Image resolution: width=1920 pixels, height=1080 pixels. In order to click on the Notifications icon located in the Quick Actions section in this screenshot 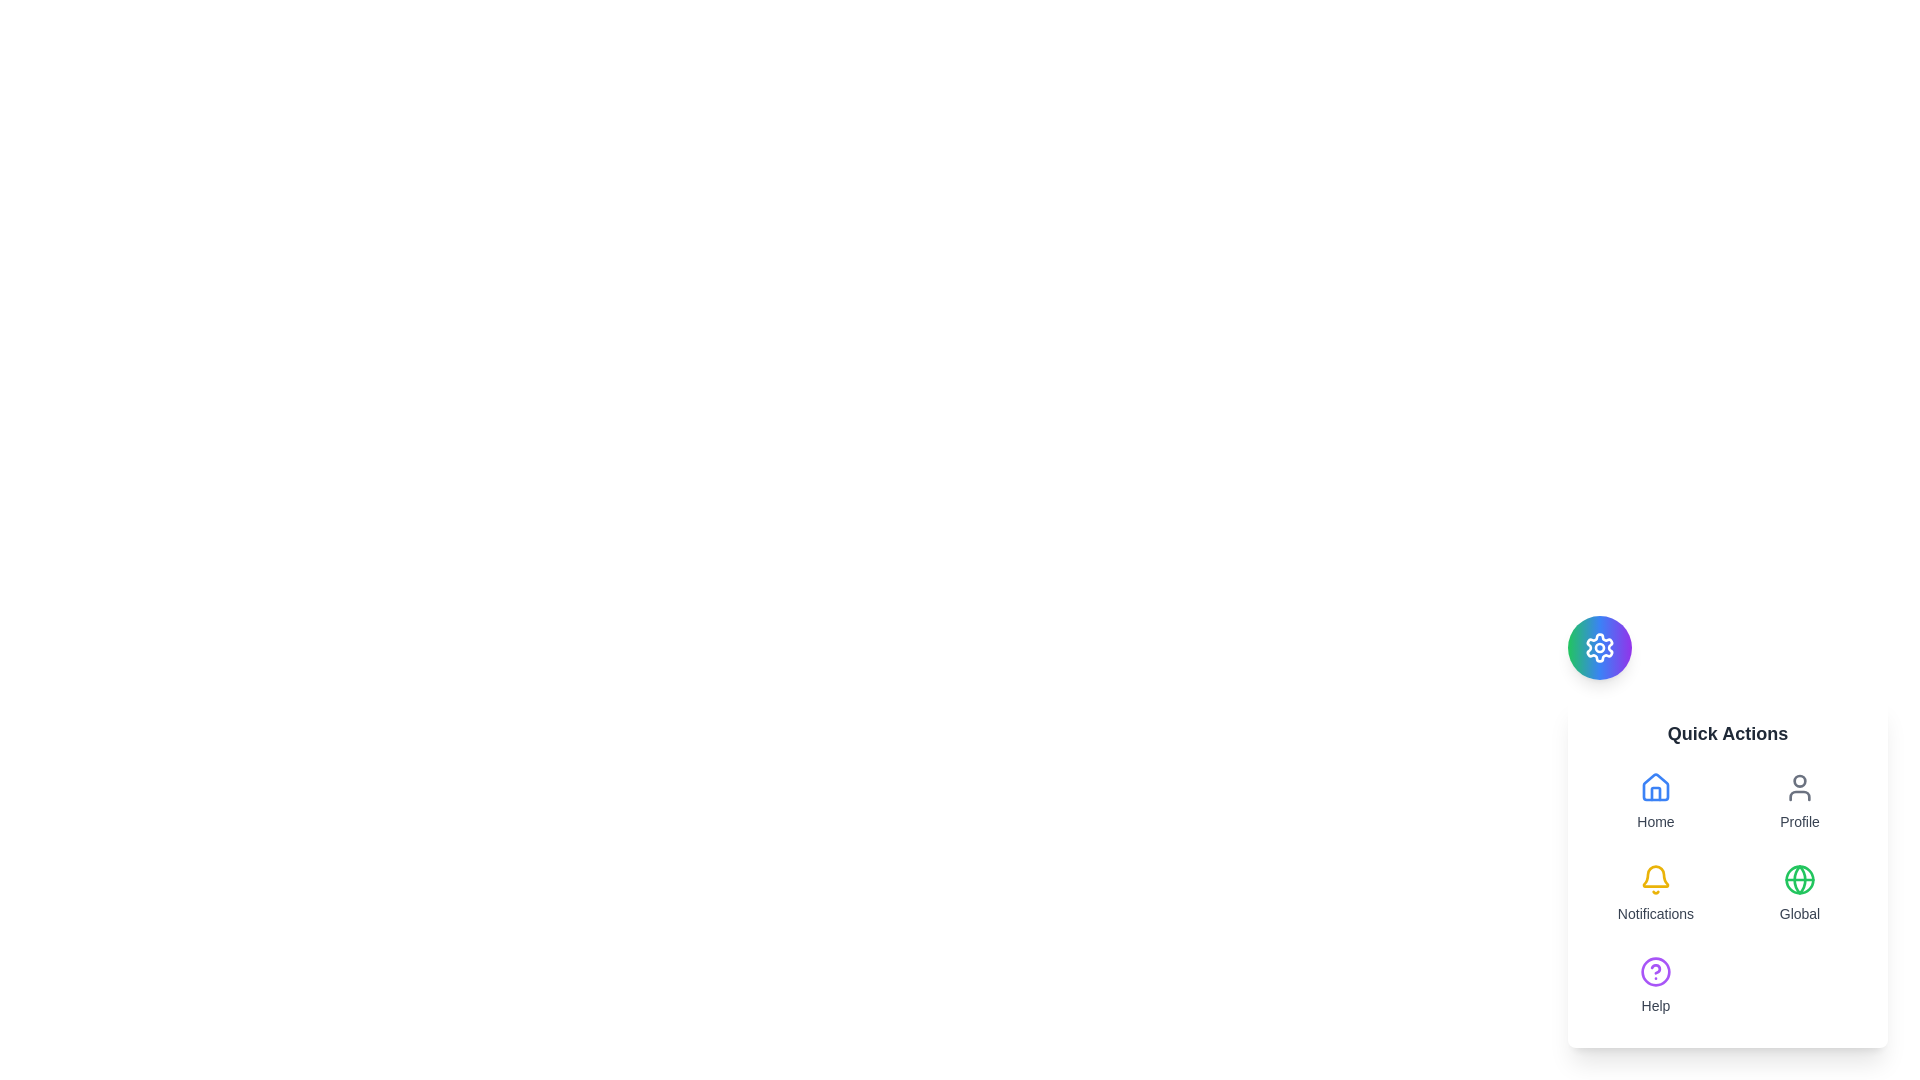, I will do `click(1656, 878)`.